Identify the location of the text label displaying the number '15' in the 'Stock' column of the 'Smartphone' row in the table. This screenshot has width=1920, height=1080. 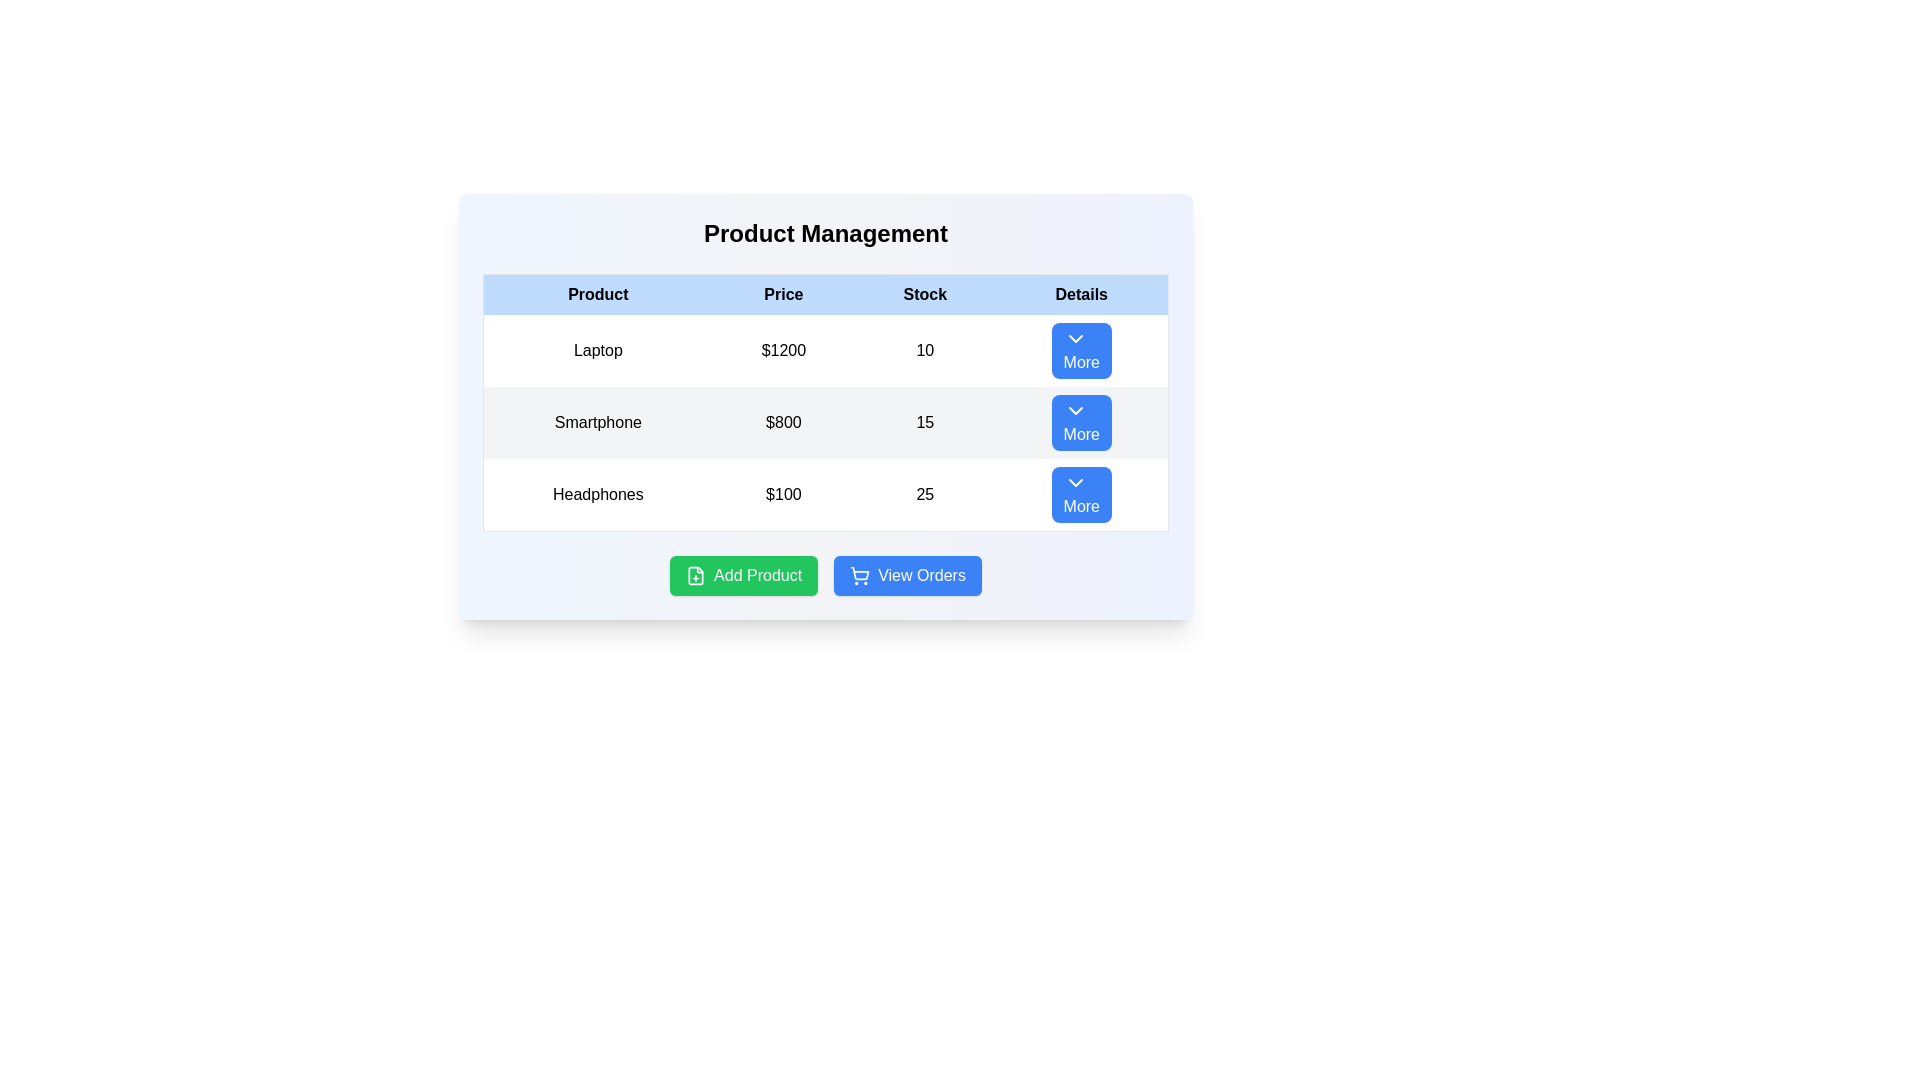
(924, 422).